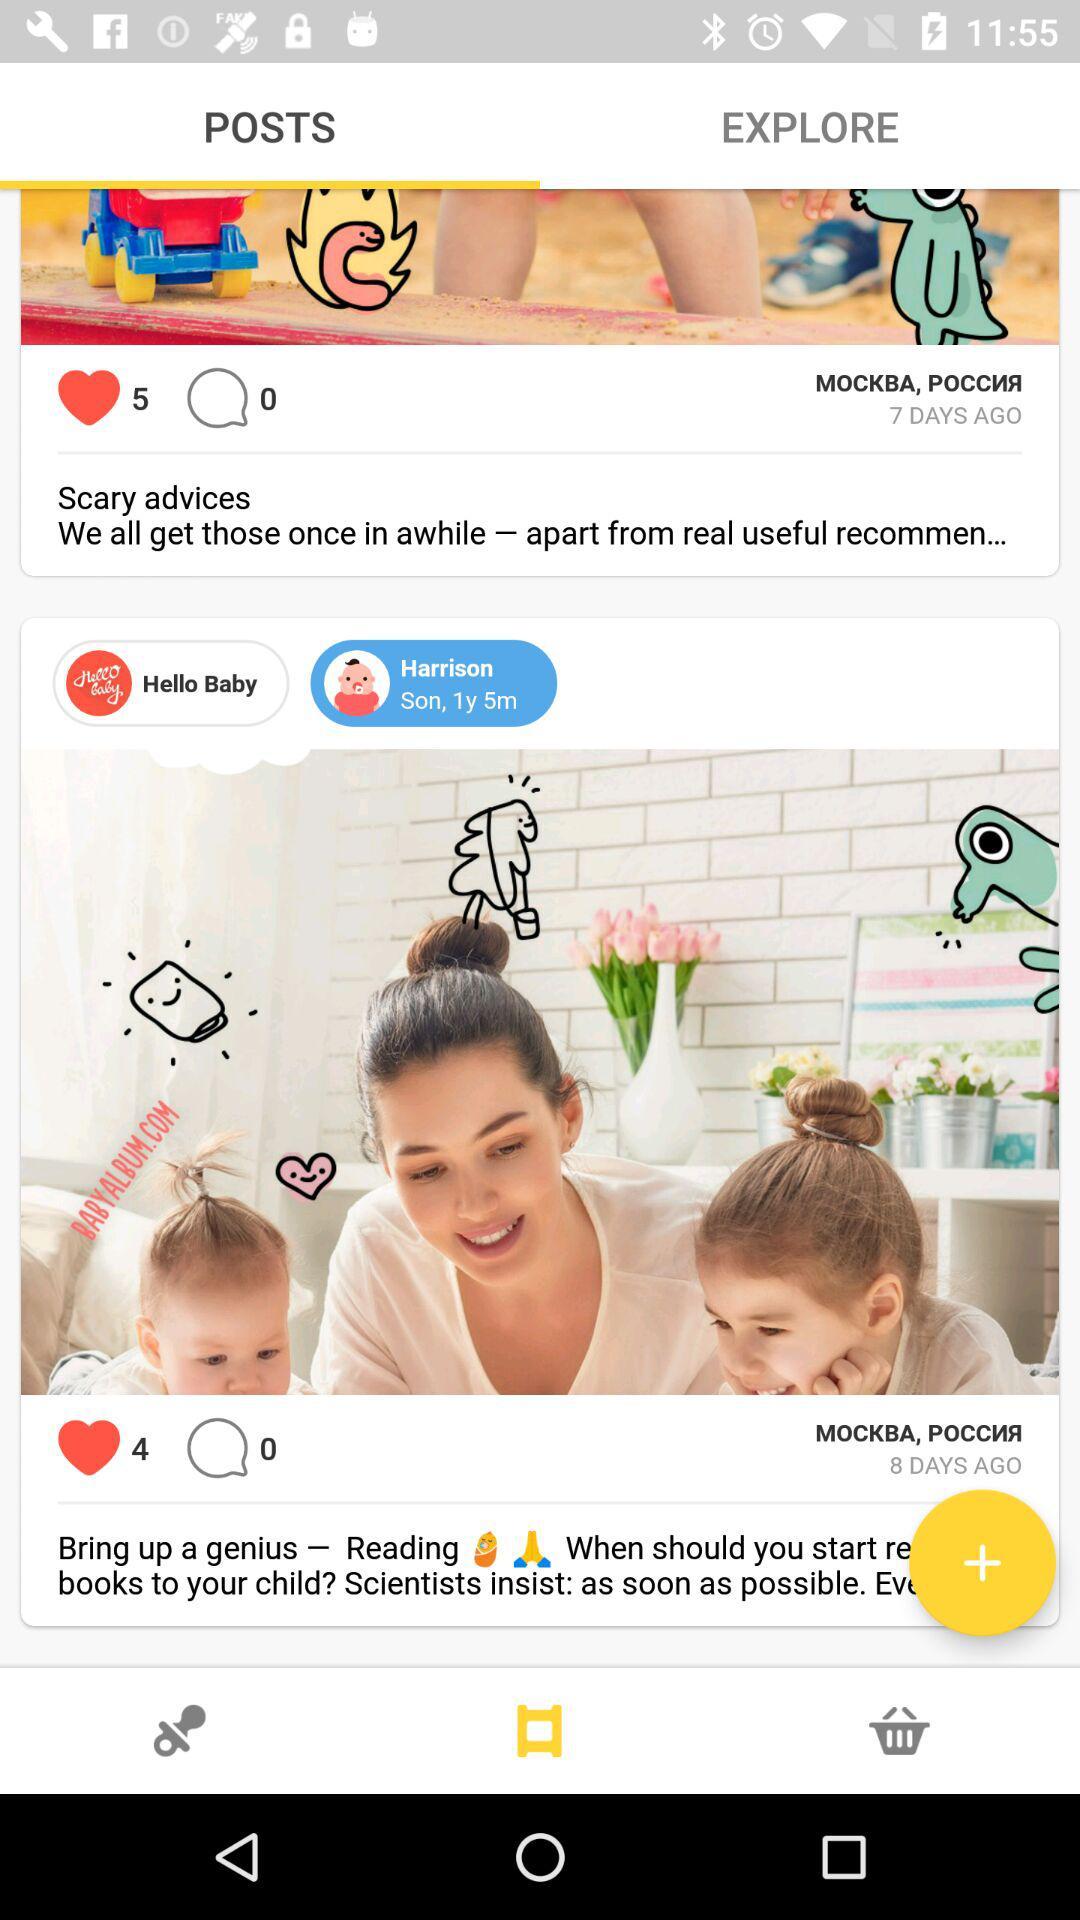 Image resolution: width=1080 pixels, height=1920 pixels. I want to click on like post, so click(88, 398).